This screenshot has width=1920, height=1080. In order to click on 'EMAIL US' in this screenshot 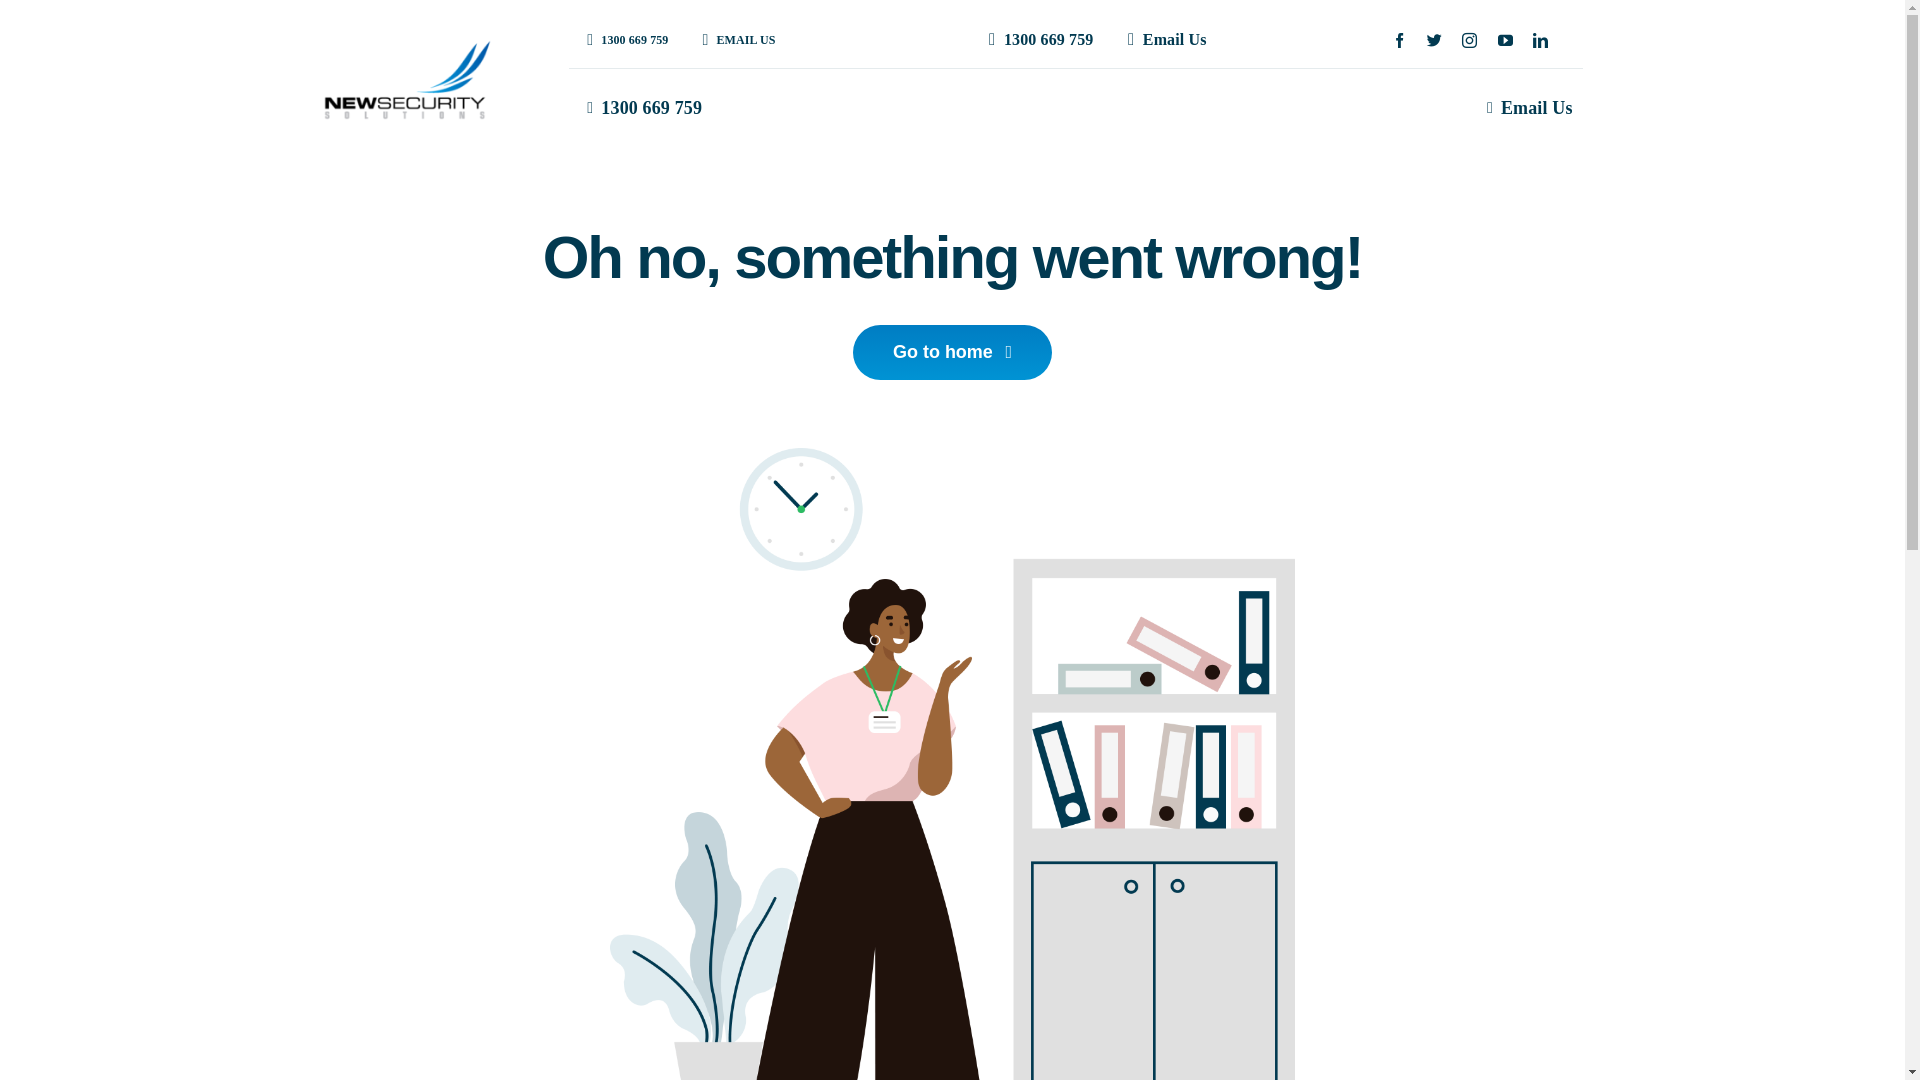, I will do `click(684, 39)`.